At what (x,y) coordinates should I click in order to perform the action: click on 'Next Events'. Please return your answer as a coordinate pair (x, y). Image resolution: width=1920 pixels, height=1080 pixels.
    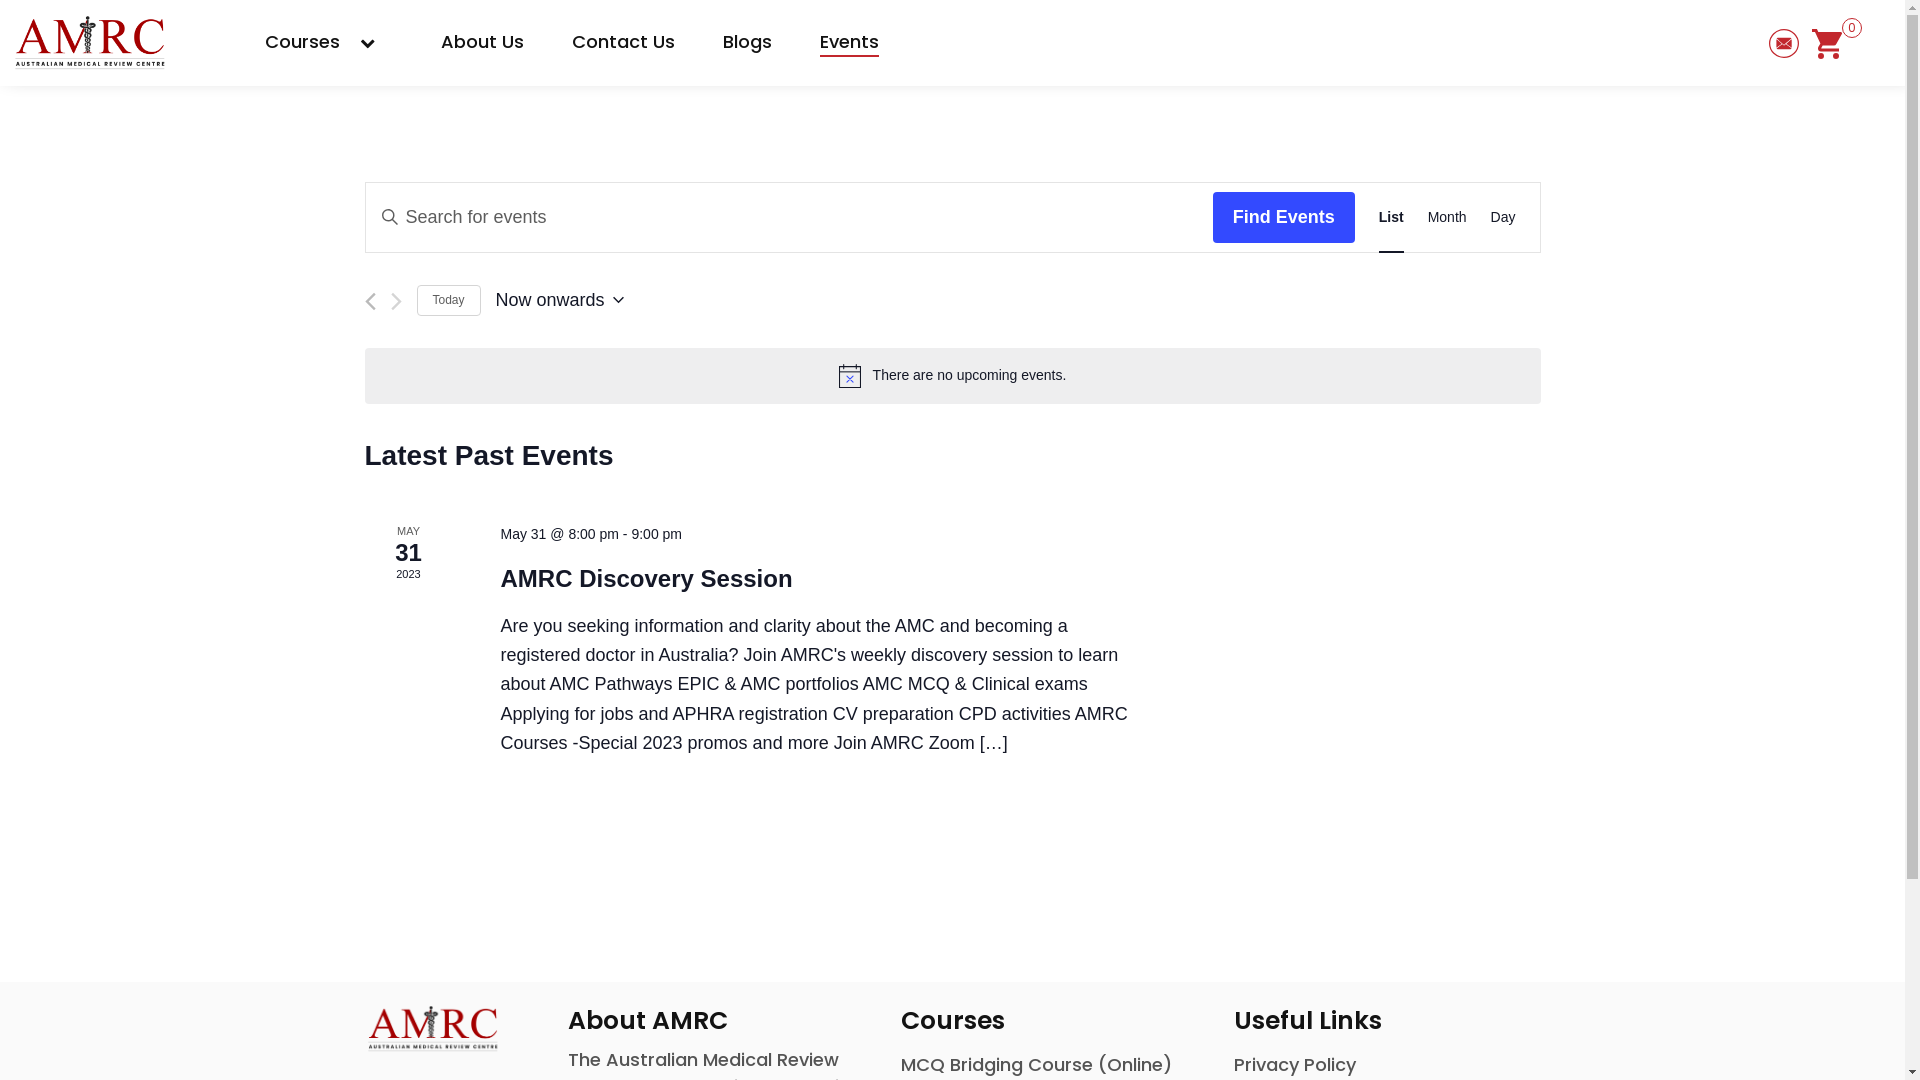
    Looking at the image, I should click on (395, 301).